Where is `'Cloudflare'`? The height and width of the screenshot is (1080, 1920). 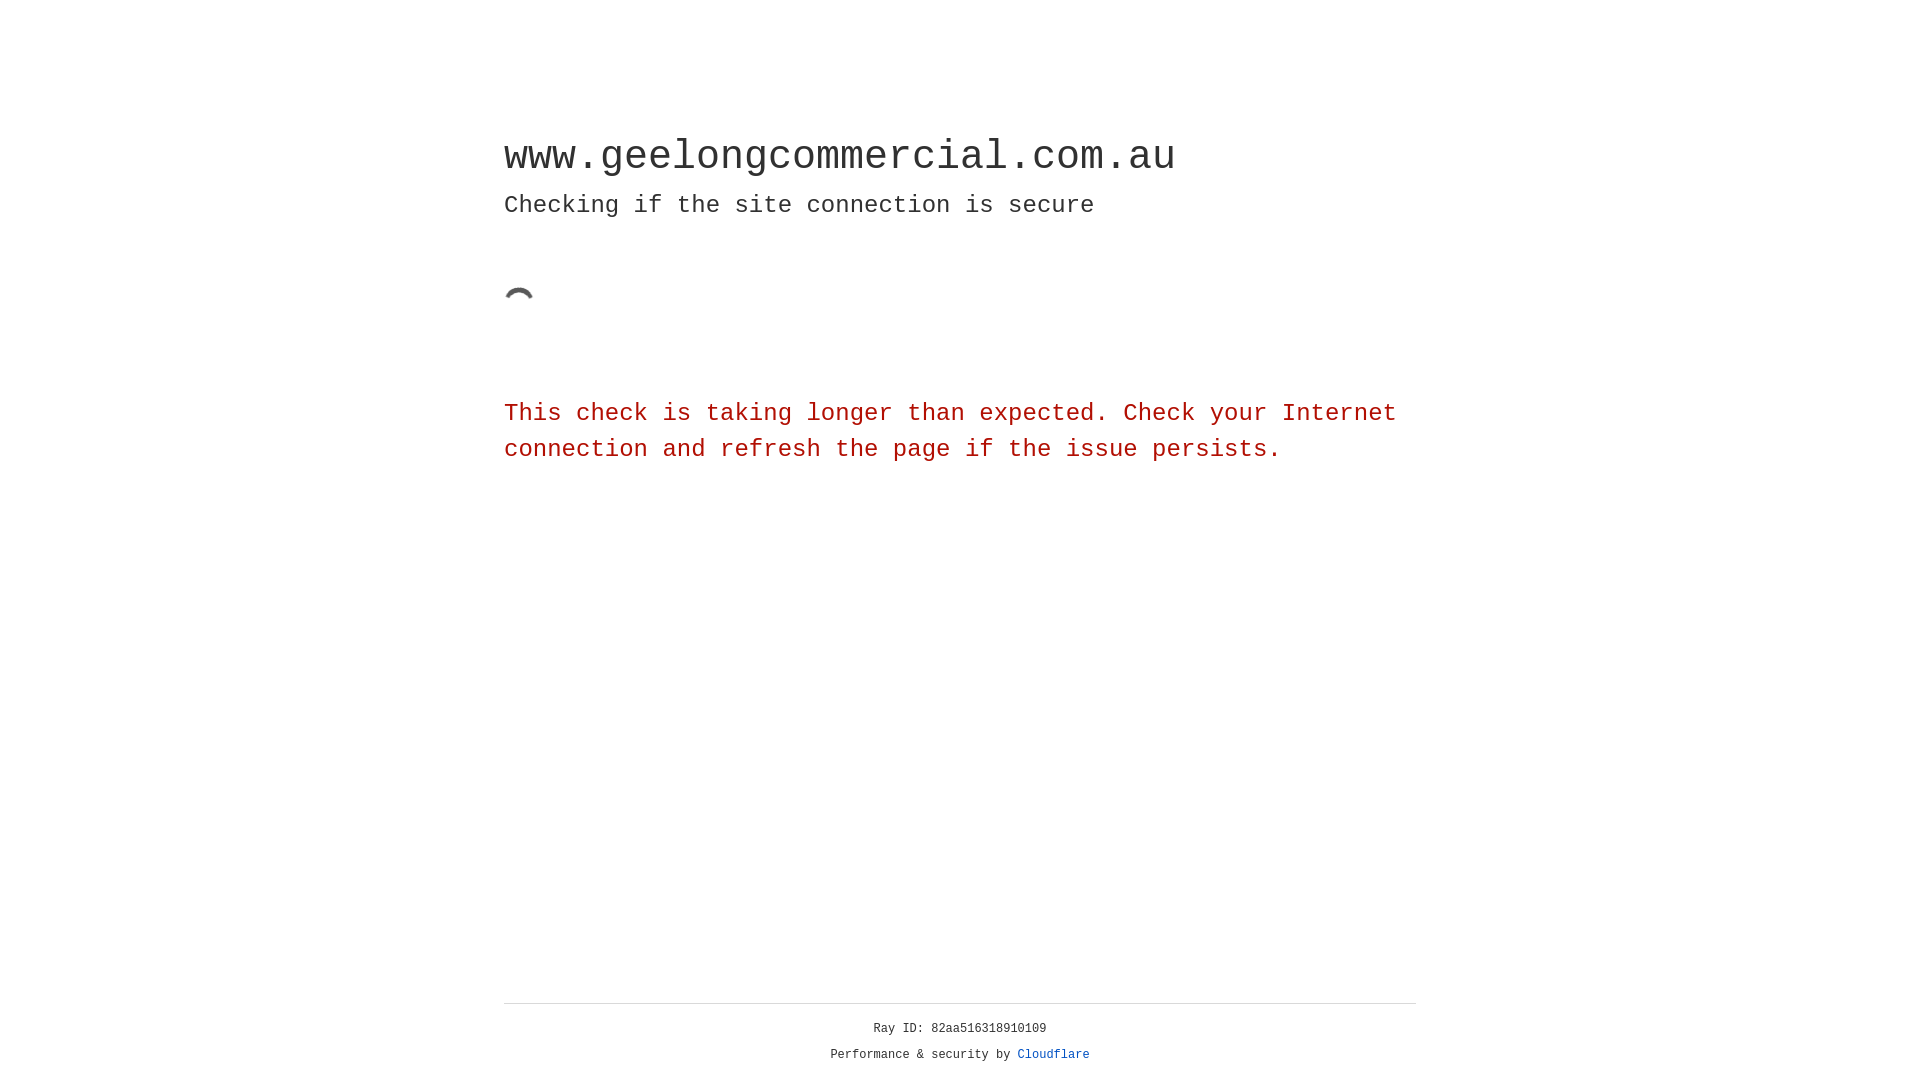 'Cloudflare' is located at coordinates (1053, 1054).